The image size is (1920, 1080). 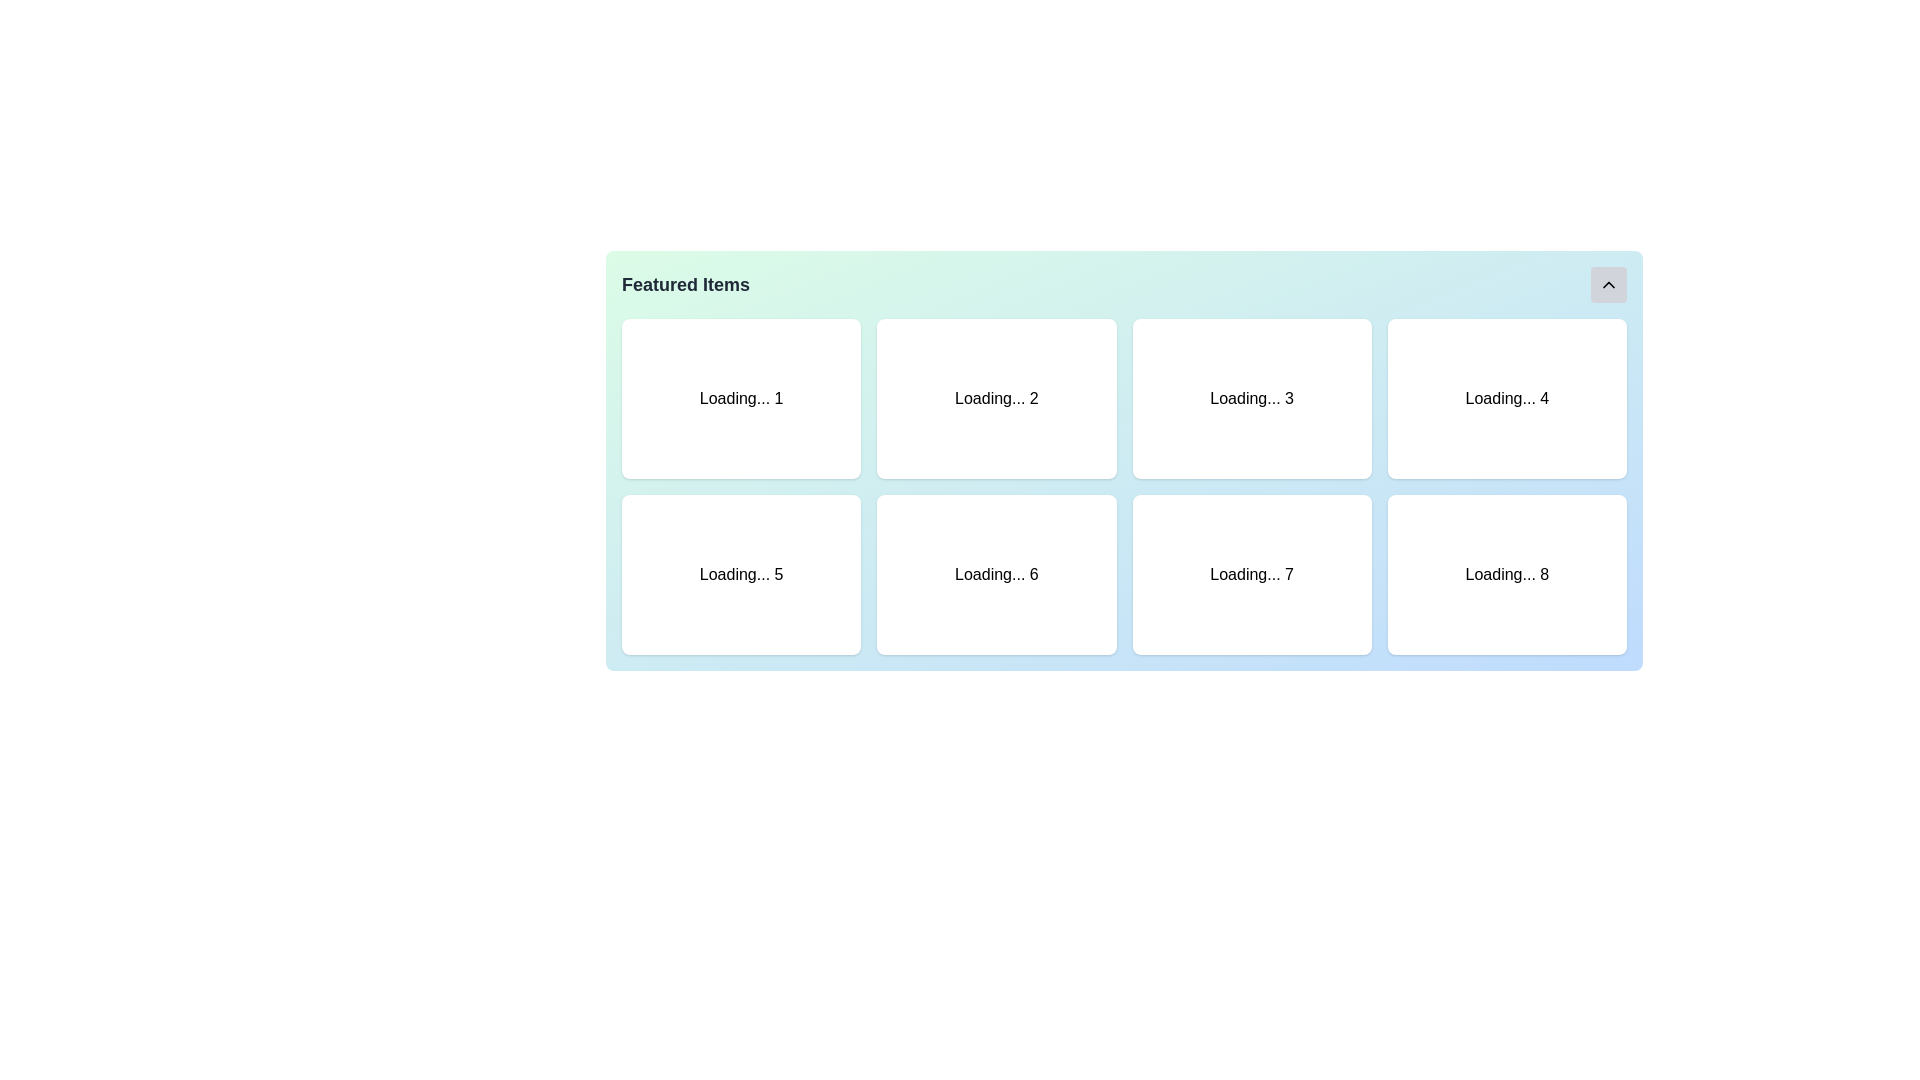 What do you see at coordinates (686, 285) in the screenshot?
I see `the 'Featured Items' text label, which is styled in bold dark gray against a light background and located in the header section` at bounding box center [686, 285].